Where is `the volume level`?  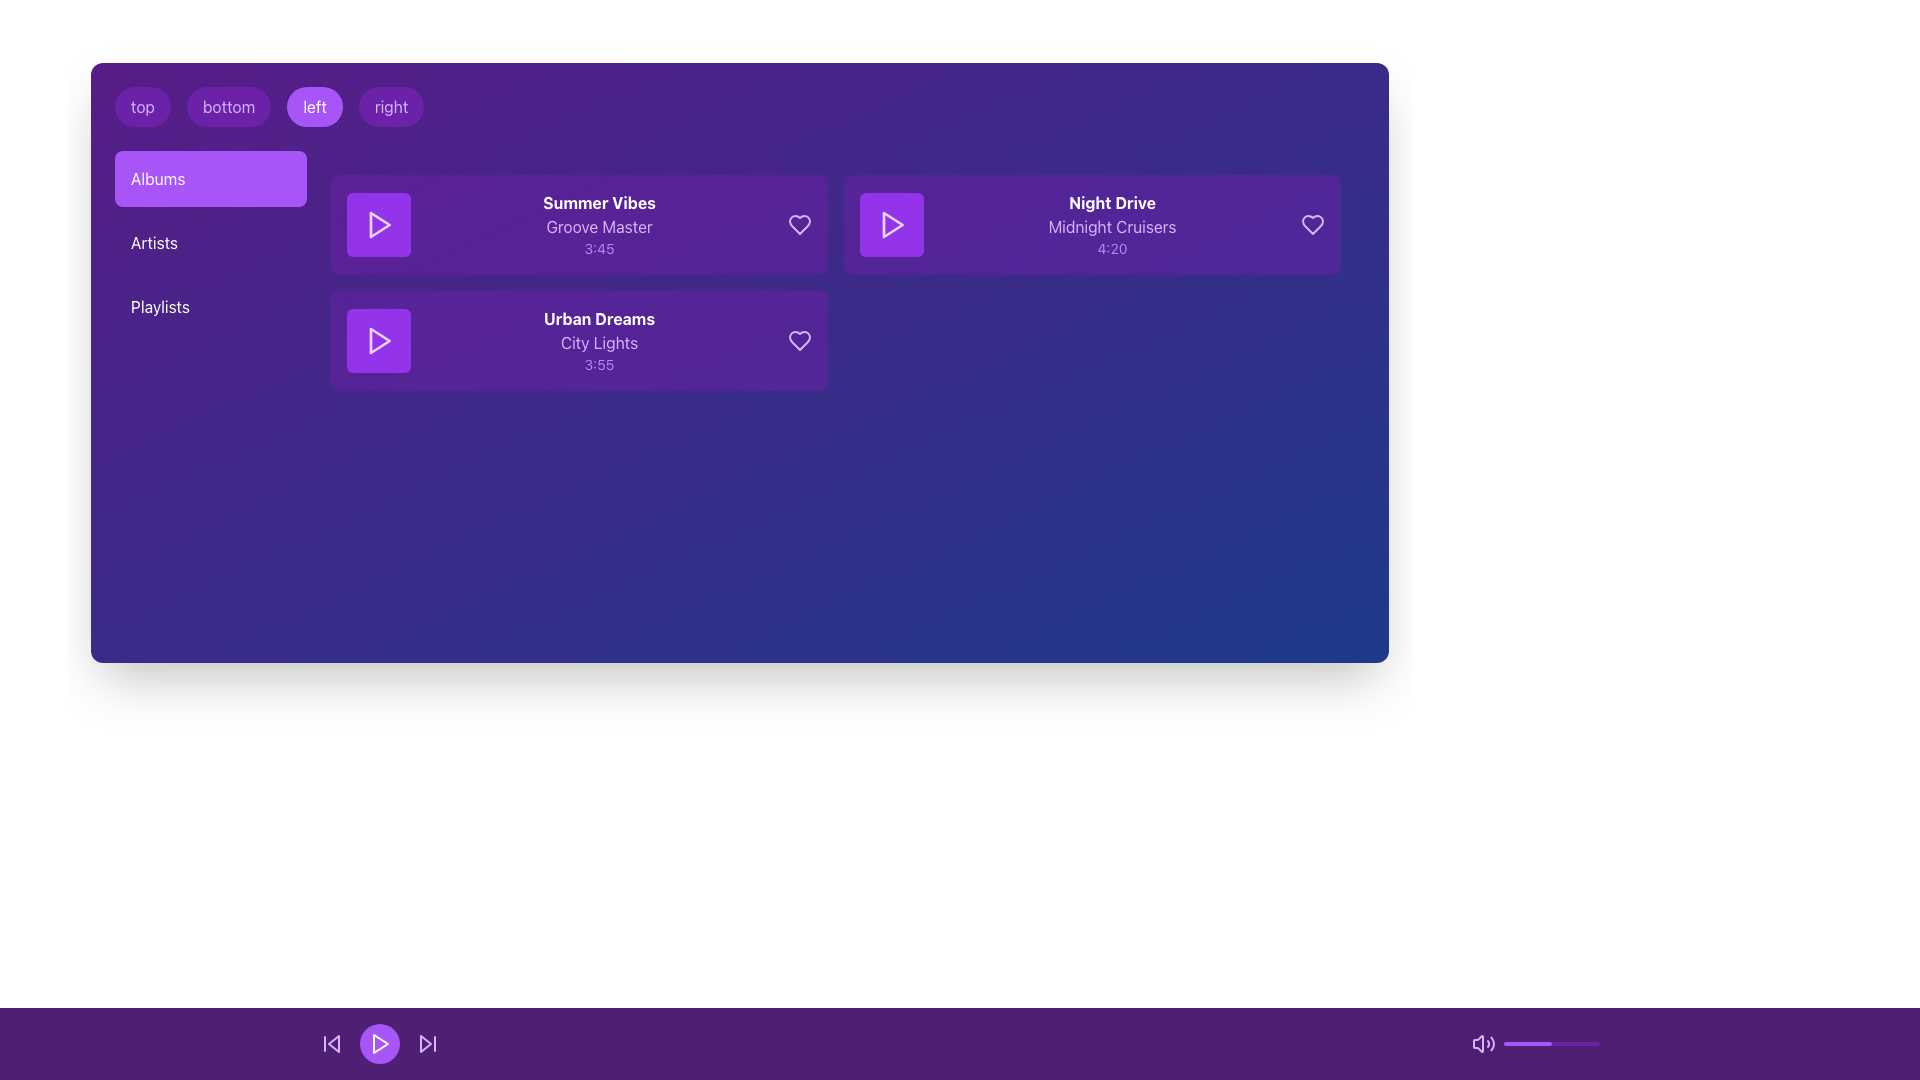 the volume level is located at coordinates (1525, 1043).